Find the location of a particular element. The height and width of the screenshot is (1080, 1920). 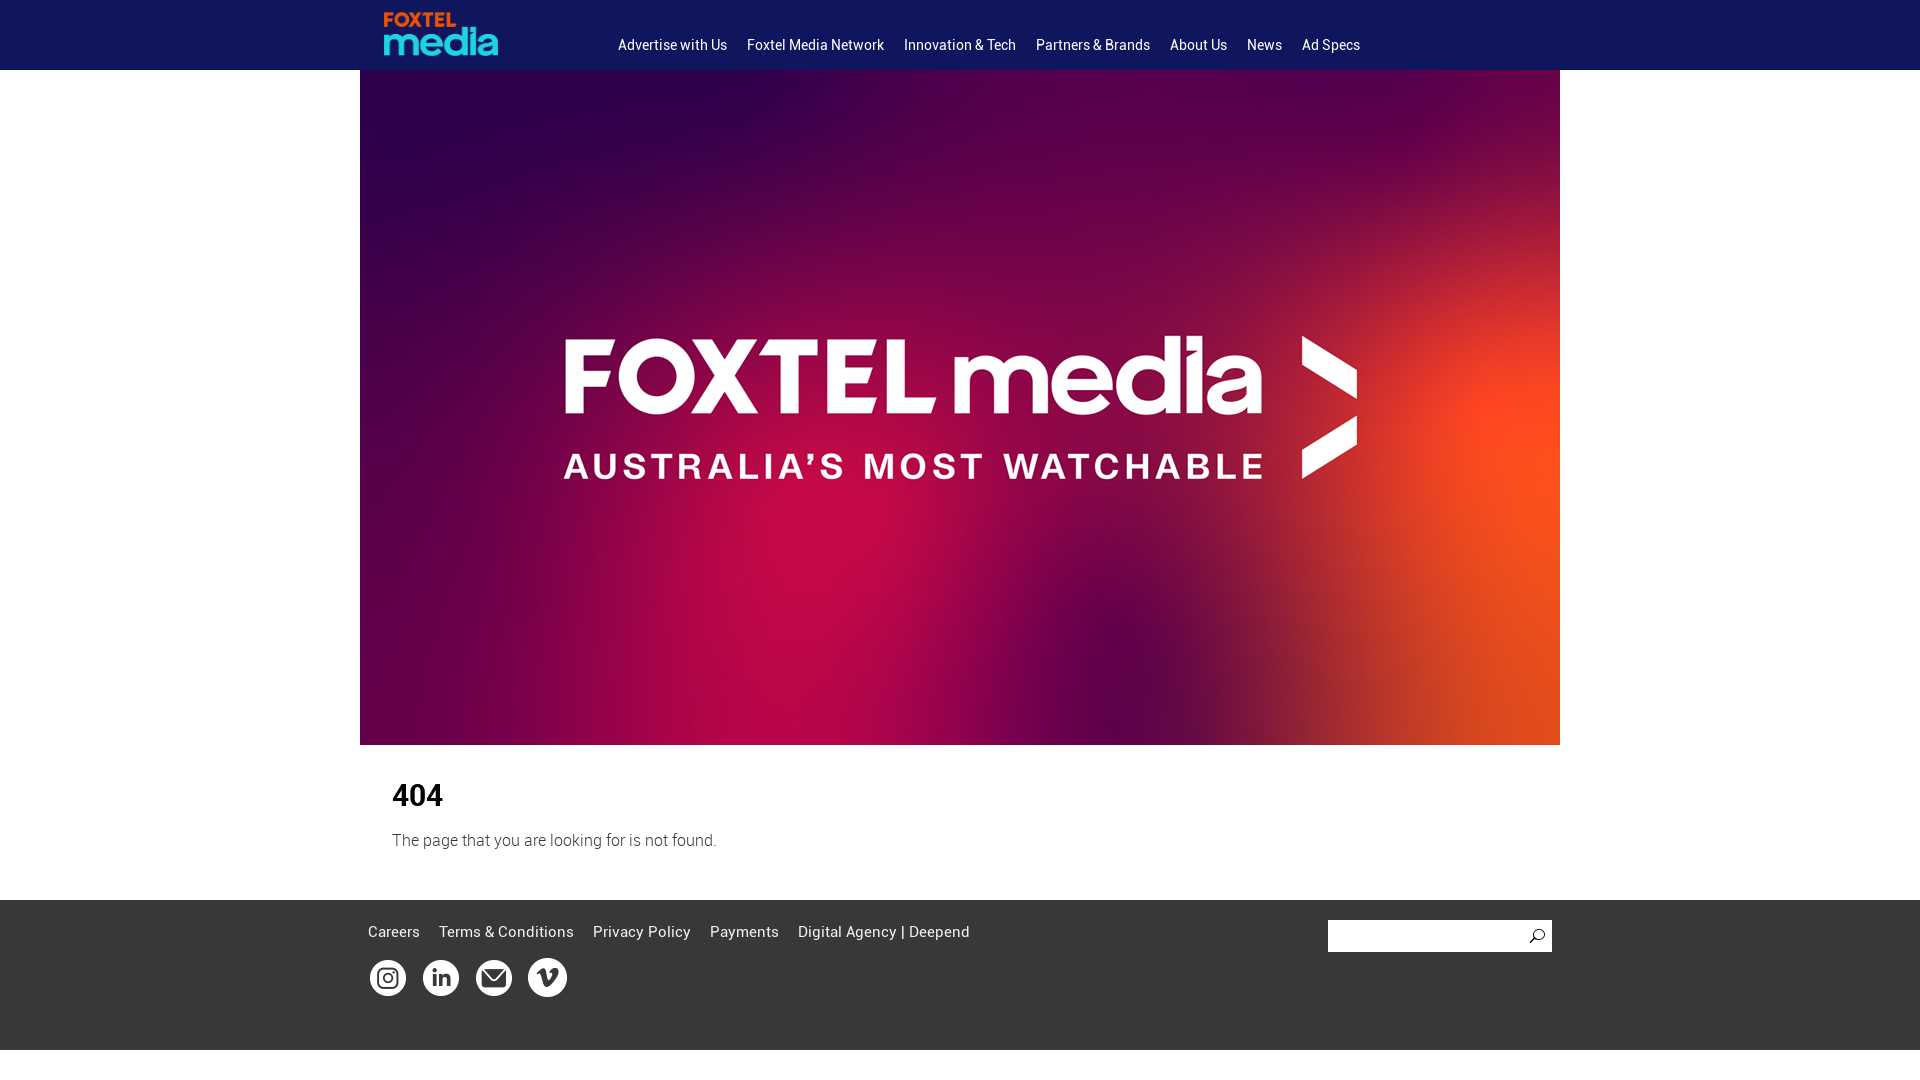

'Foxtel Media Network' is located at coordinates (815, 45).